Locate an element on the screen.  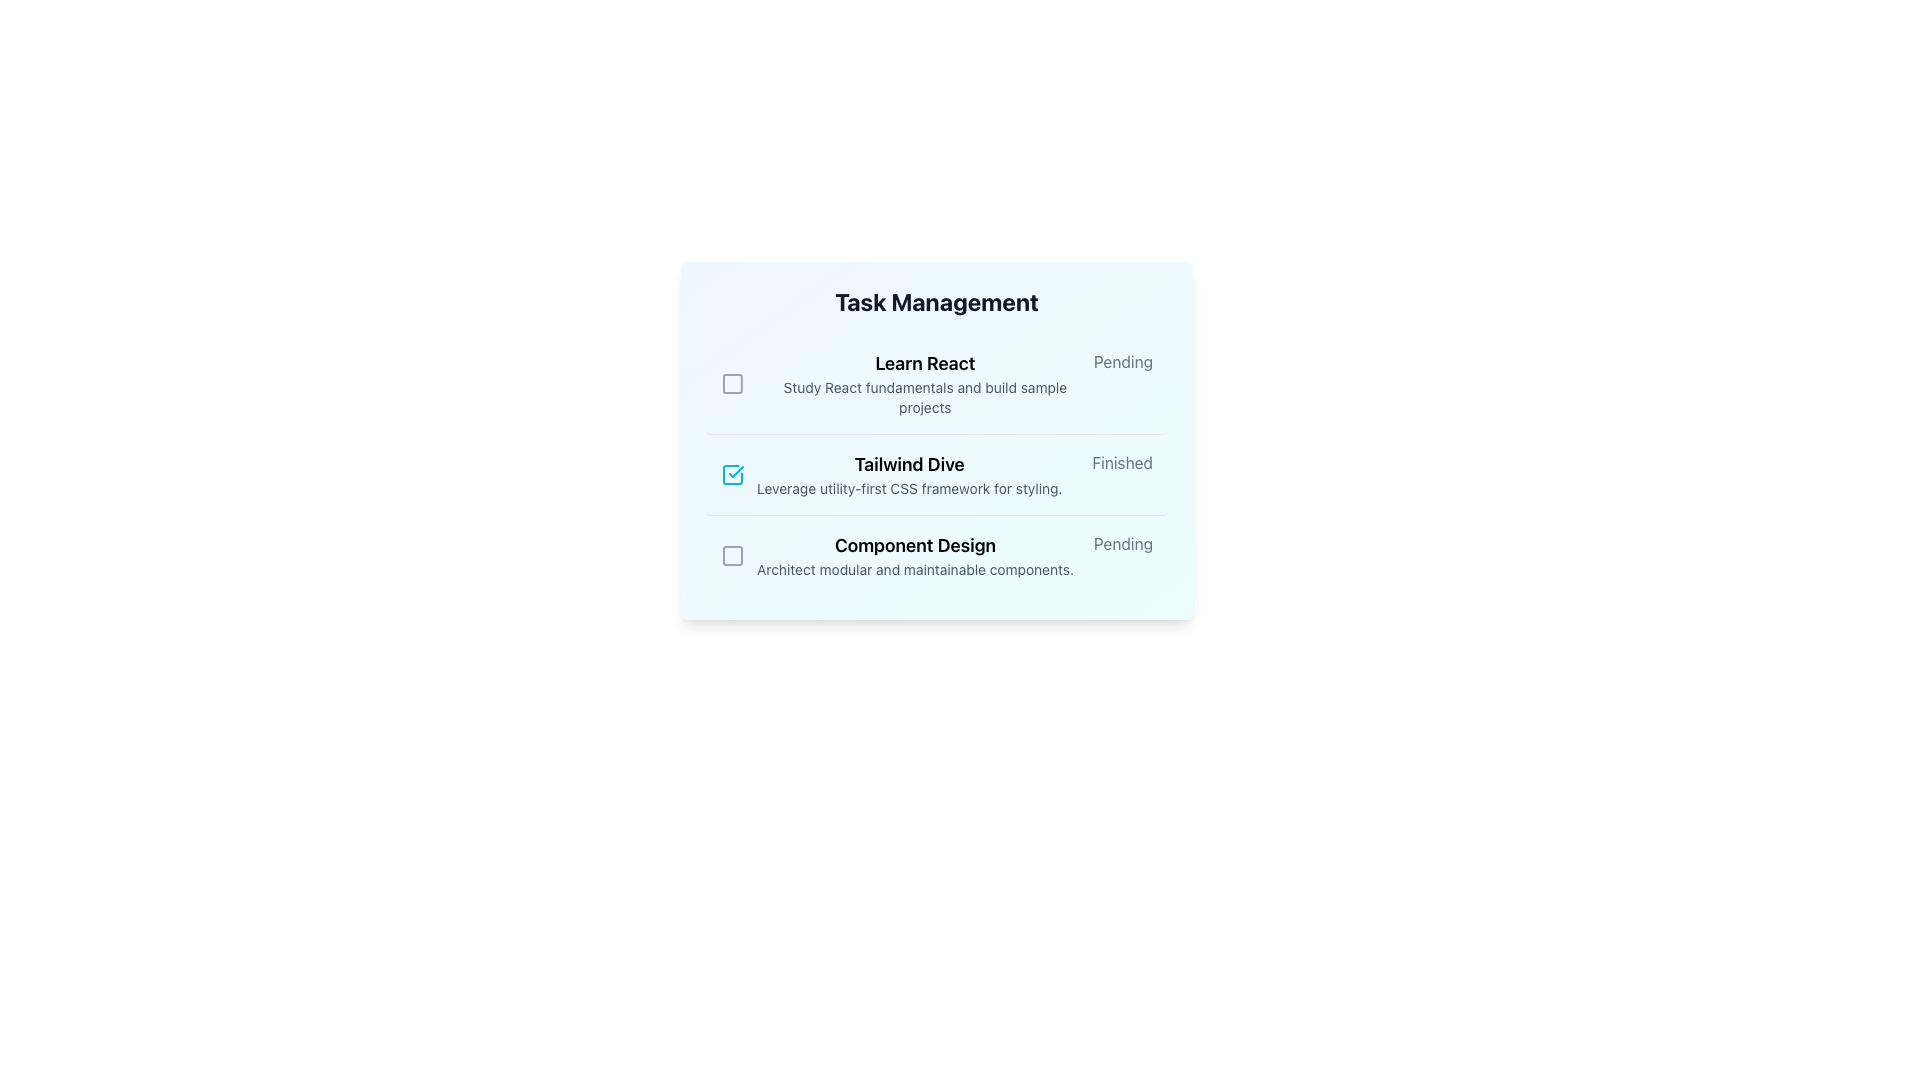
the checkbox indicator for the completed task 'Tailwind Dive' located to the left of its title is located at coordinates (732, 474).